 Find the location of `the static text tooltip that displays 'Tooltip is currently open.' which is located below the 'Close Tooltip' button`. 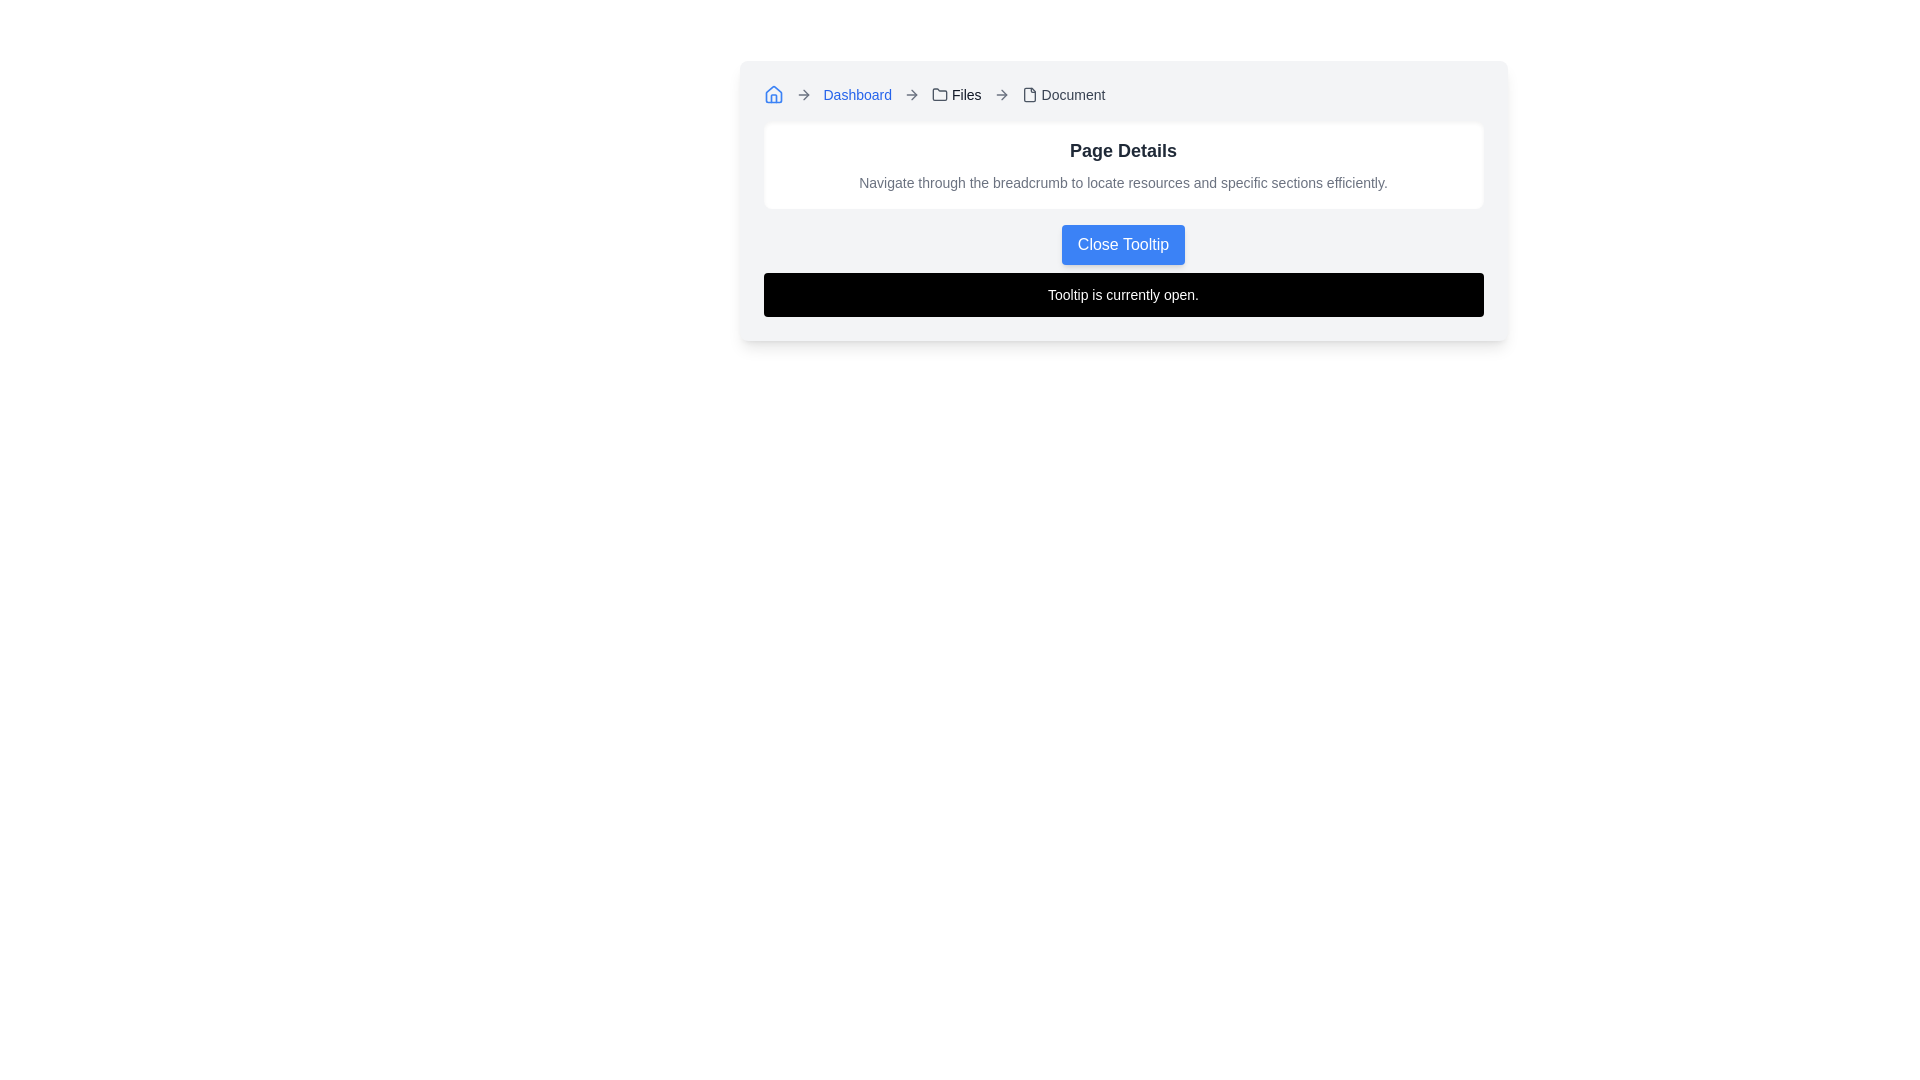

the static text tooltip that displays 'Tooltip is currently open.' which is located below the 'Close Tooltip' button is located at coordinates (1123, 294).